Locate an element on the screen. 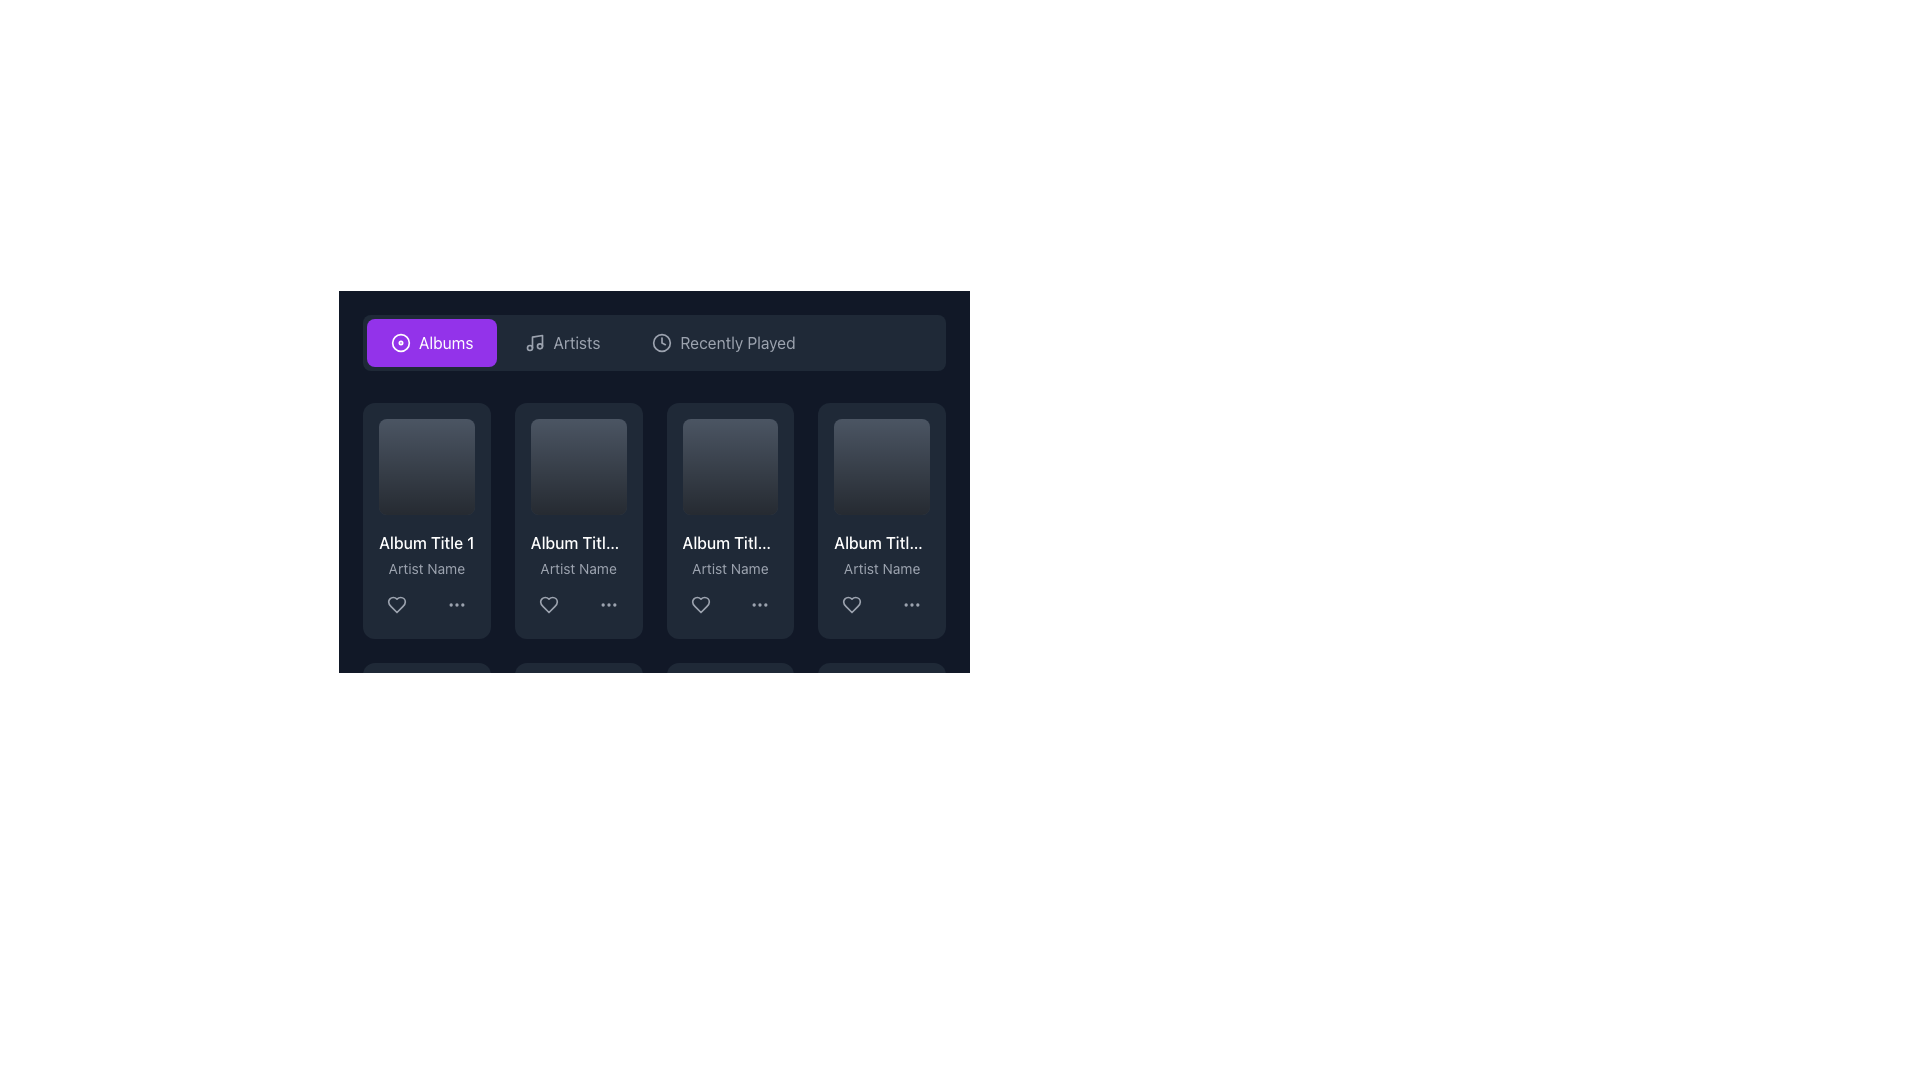  the text label displaying the title of the album located at the bottom of the fourth album card, directly above the 'Artist Name' text element is located at coordinates (881, 542).